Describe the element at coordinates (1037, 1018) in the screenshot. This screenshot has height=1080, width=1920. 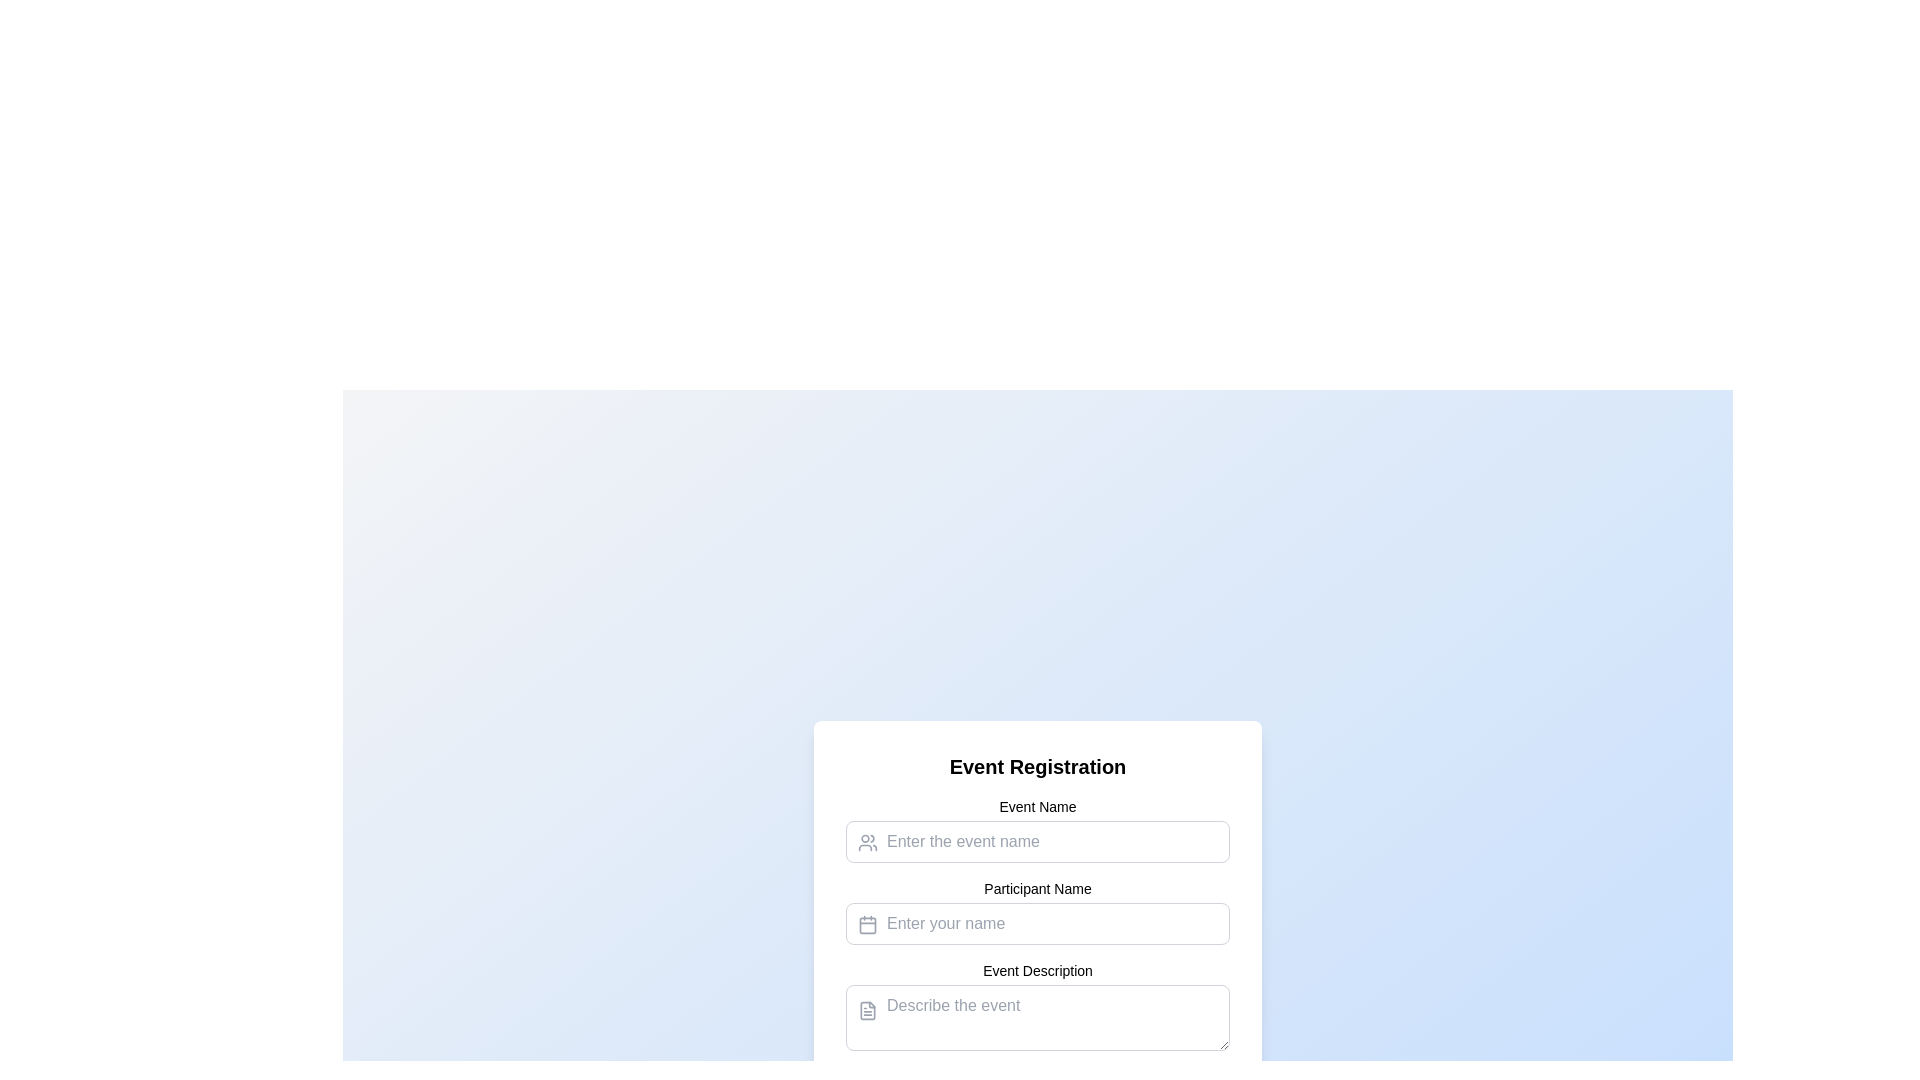
I see `the third input text field in the 'Event Registration' form` at that location.